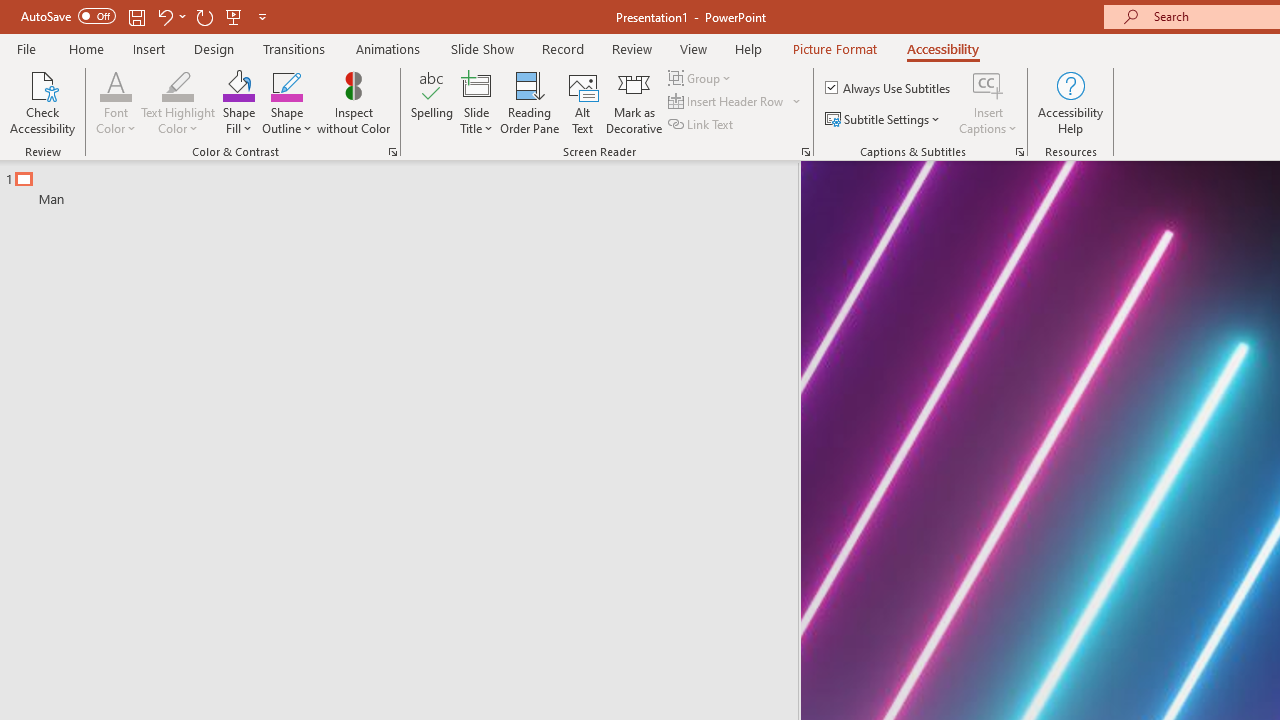 The image size is (1280, 720). Describe the element at coordinates (238, 103) in the screenshot. I see `'Shape Fill'` at that location.